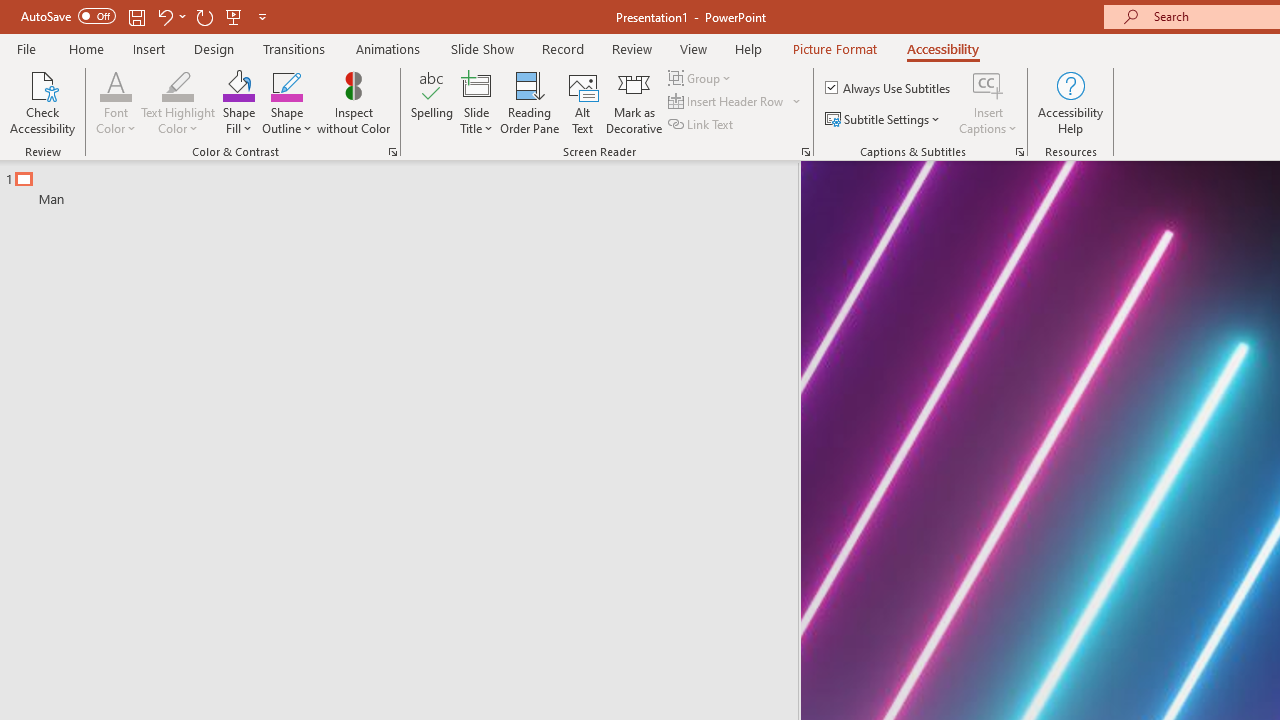 The image size is (1280, 720). Describe the element at coordinates (238, 103) in the screenshot. I see `'Shape Fill'` at that location.